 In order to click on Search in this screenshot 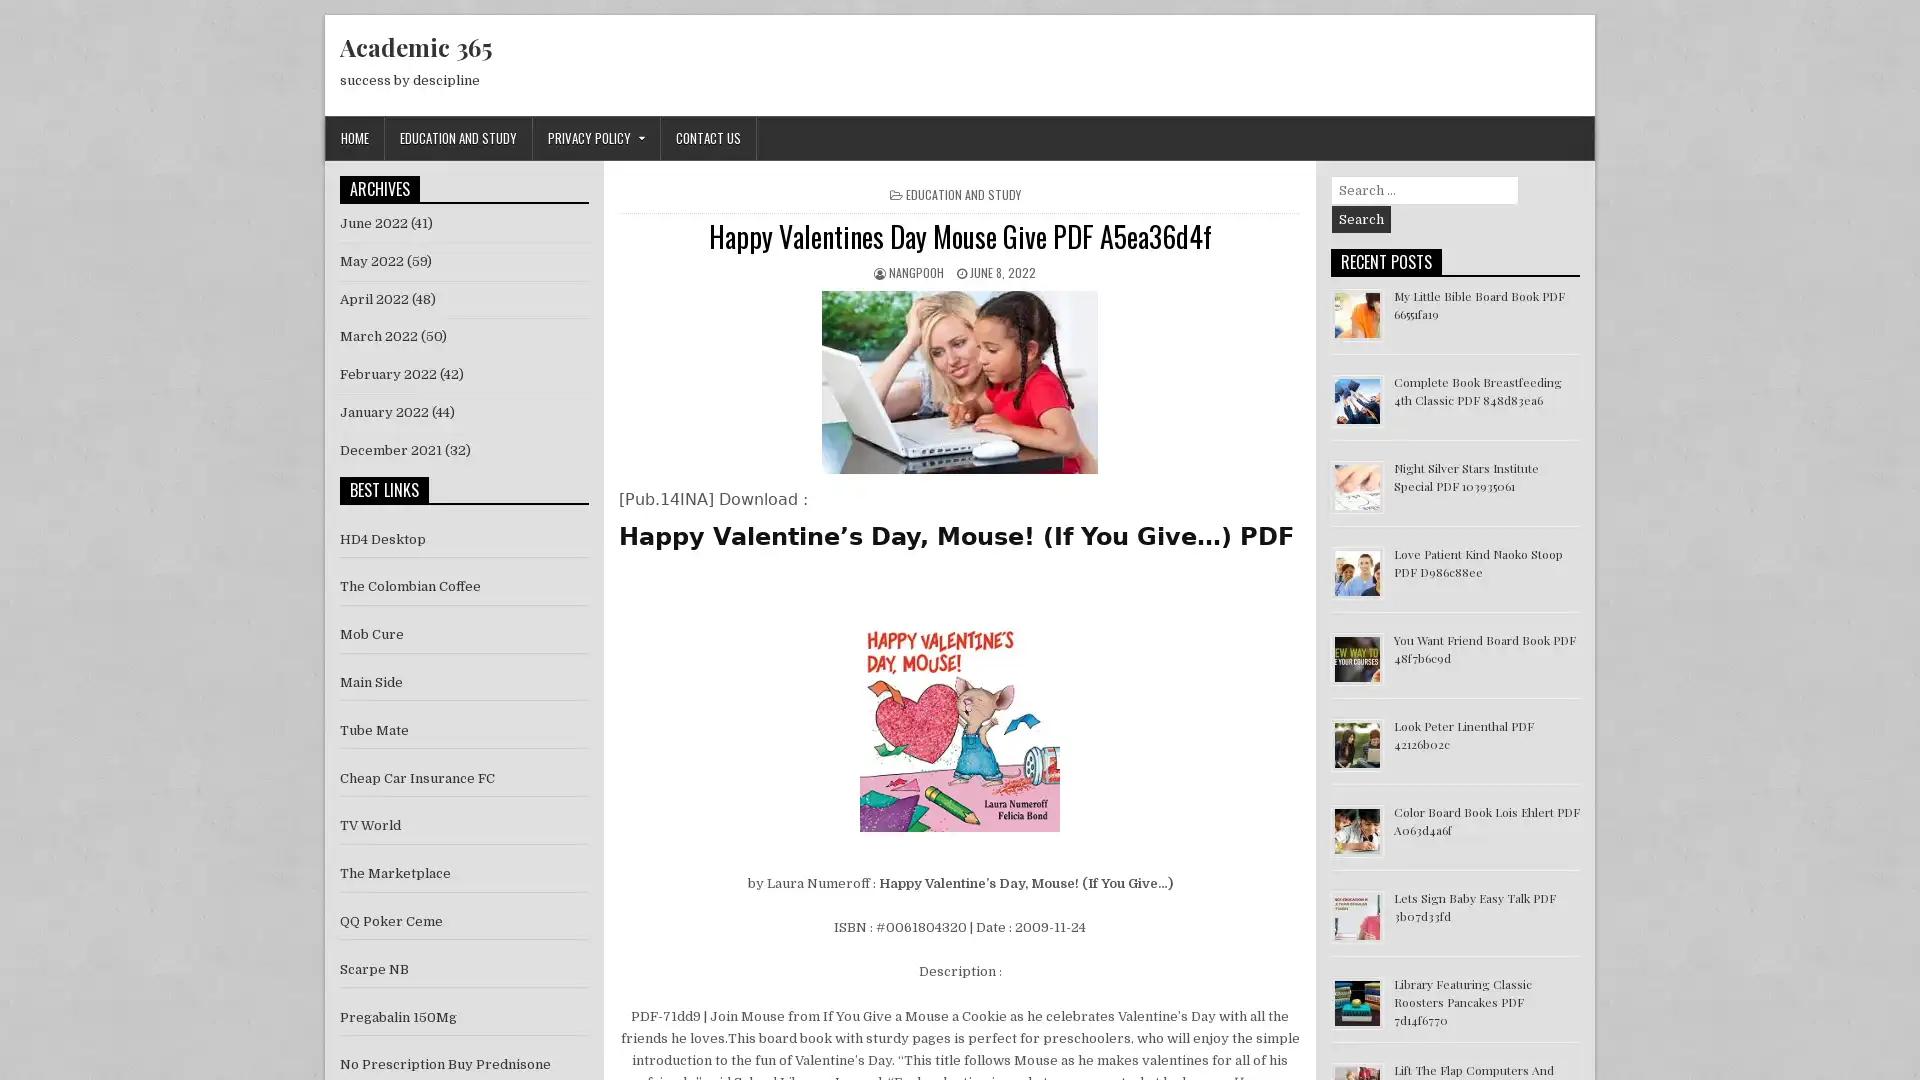, I will do `click(1360, 219)`.